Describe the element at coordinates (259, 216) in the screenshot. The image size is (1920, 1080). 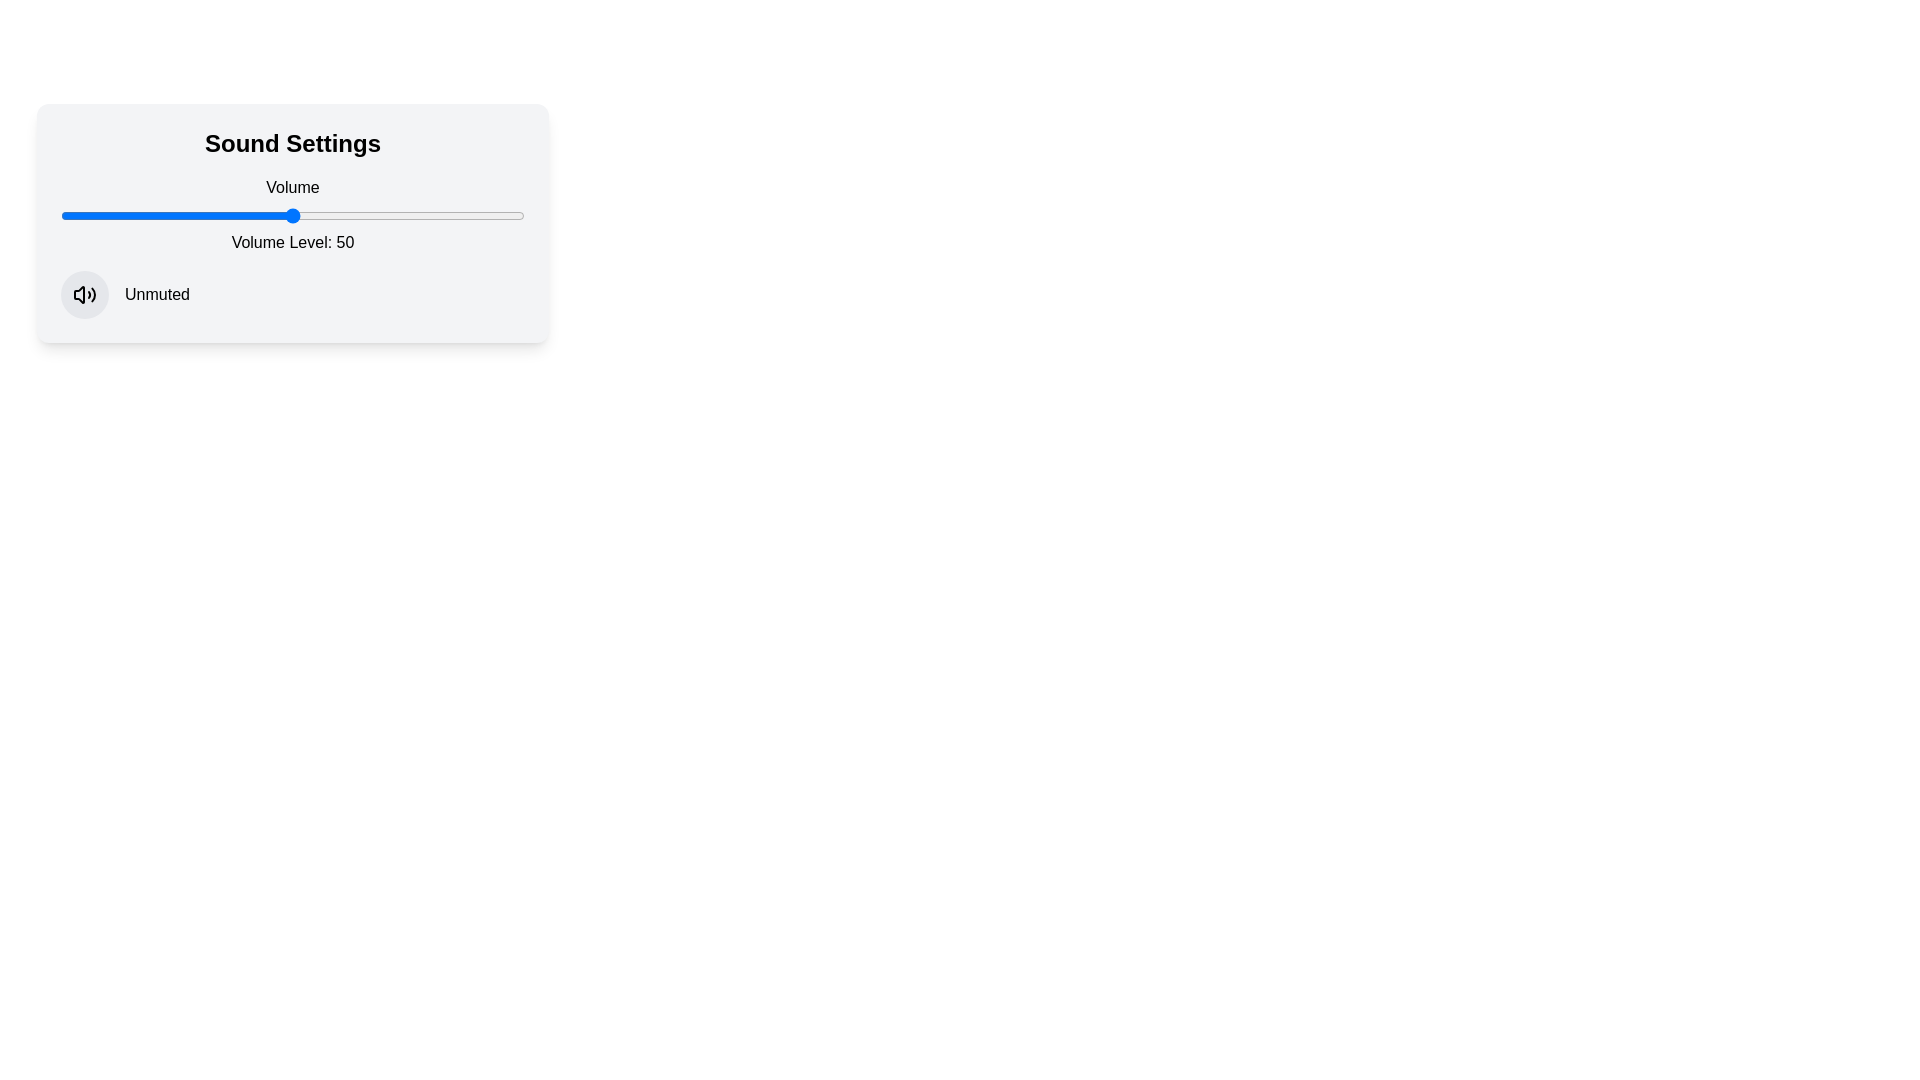
I see `the volume level` at that location.